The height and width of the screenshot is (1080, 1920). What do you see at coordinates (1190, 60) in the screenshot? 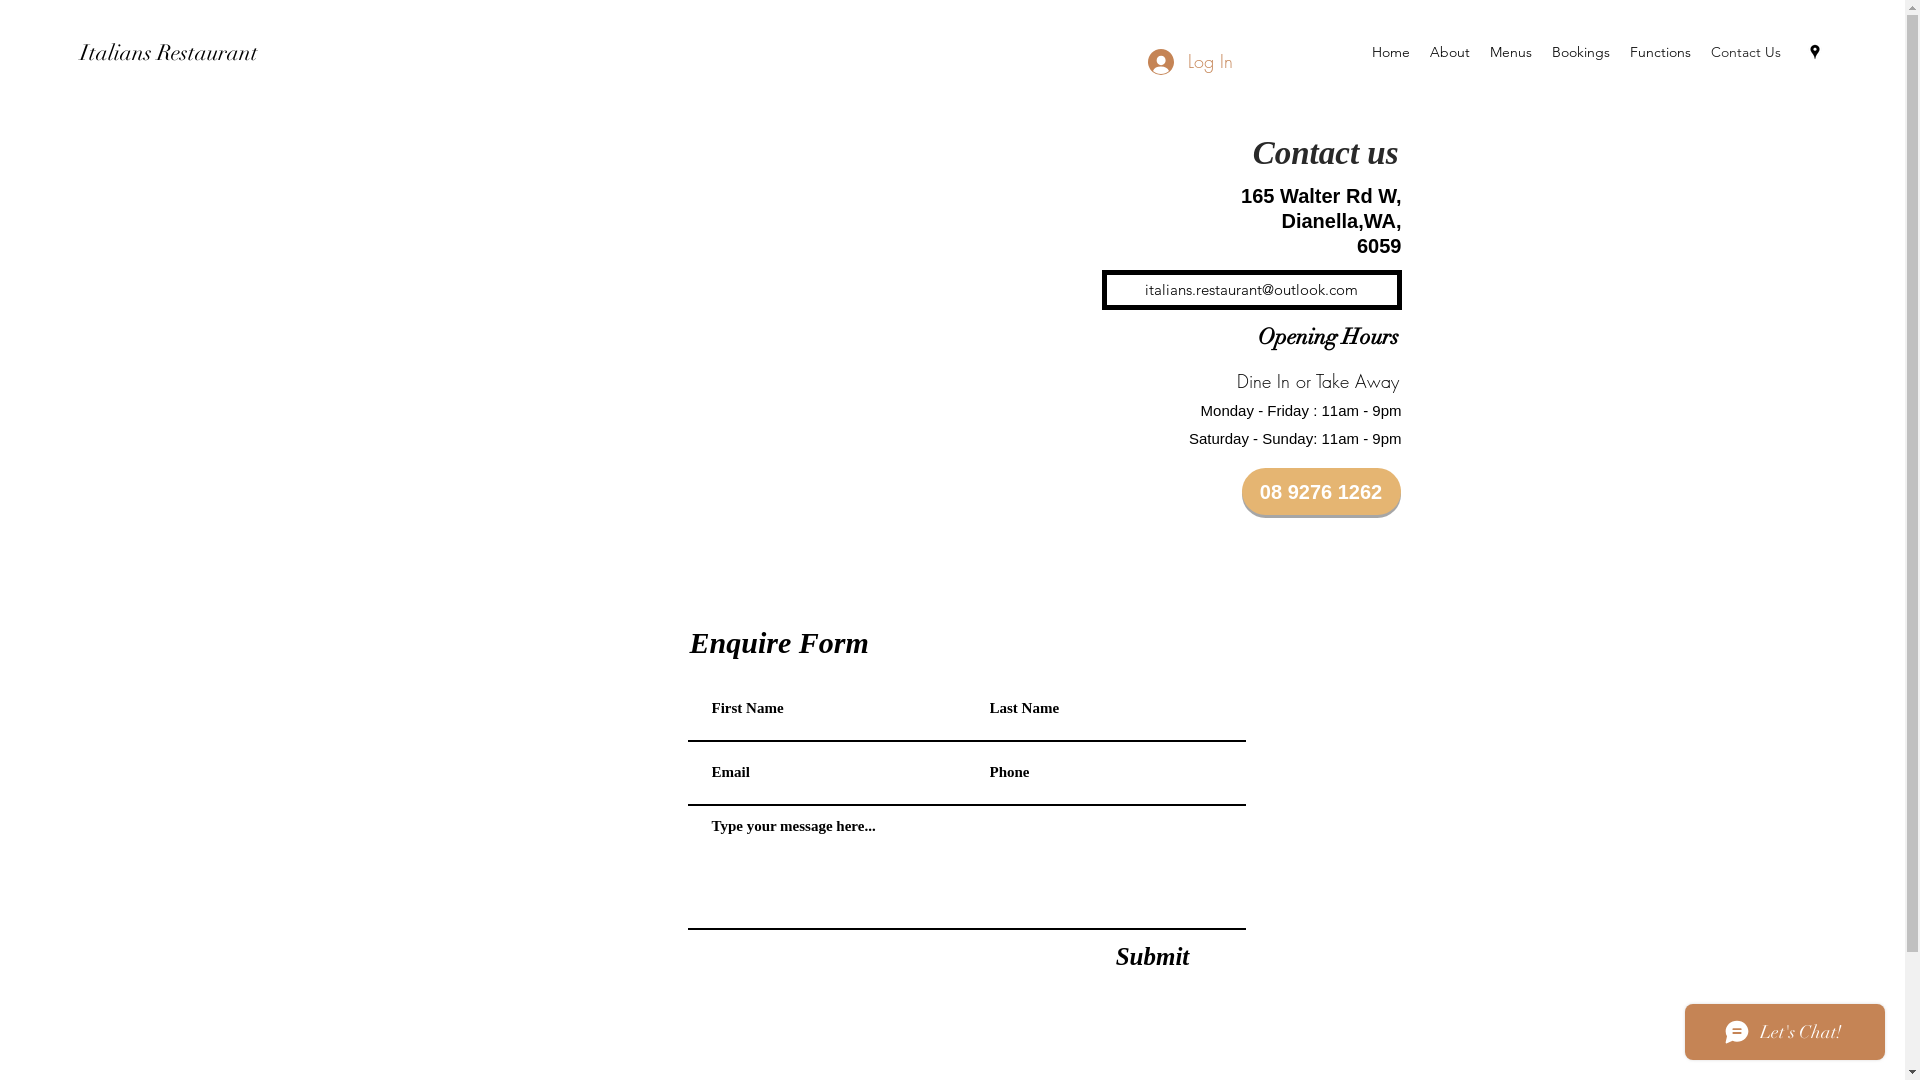
I see `'Log In'` at bounding box center [1190, 60].